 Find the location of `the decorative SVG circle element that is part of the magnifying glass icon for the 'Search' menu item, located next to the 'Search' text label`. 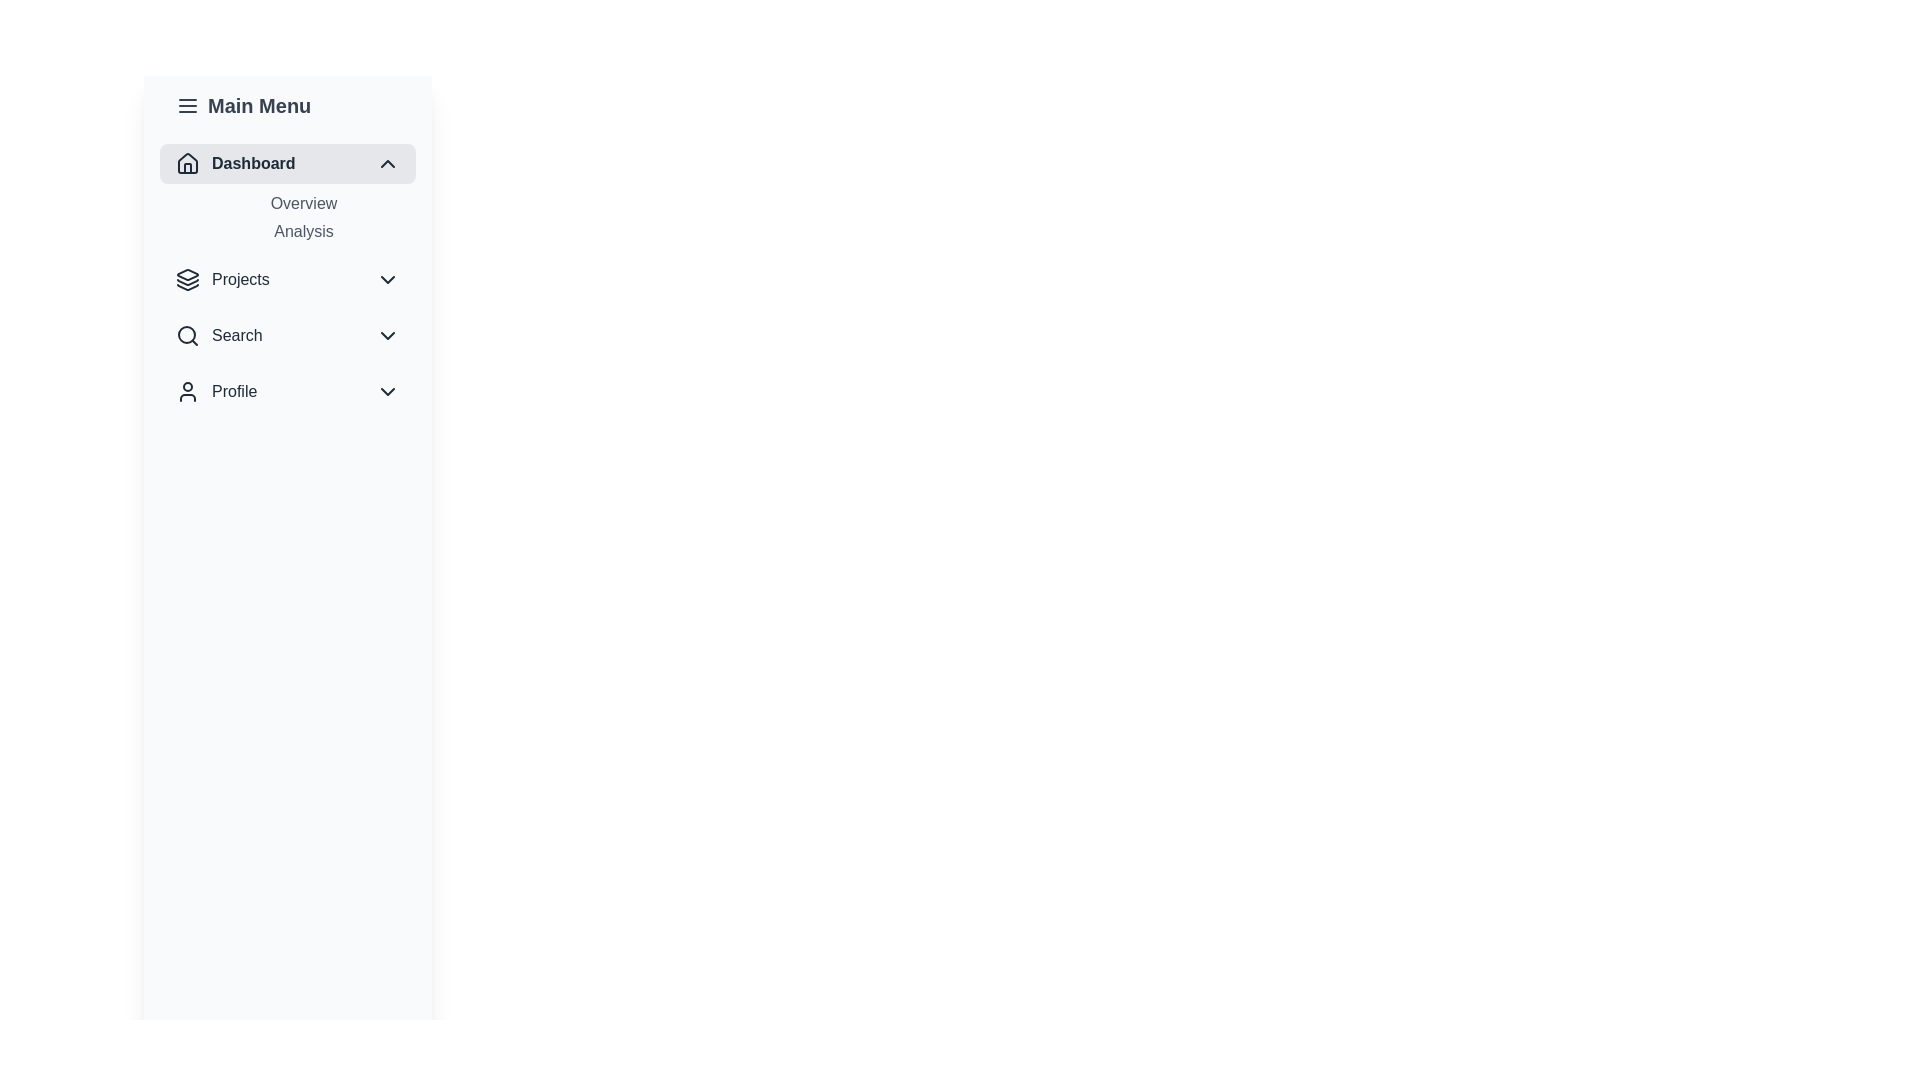

the decorative SVG circle element that is part of the magnifying glass icon for the 'Search' menu item, located next to the 'Search' text label is located at coordinates (187, 334).